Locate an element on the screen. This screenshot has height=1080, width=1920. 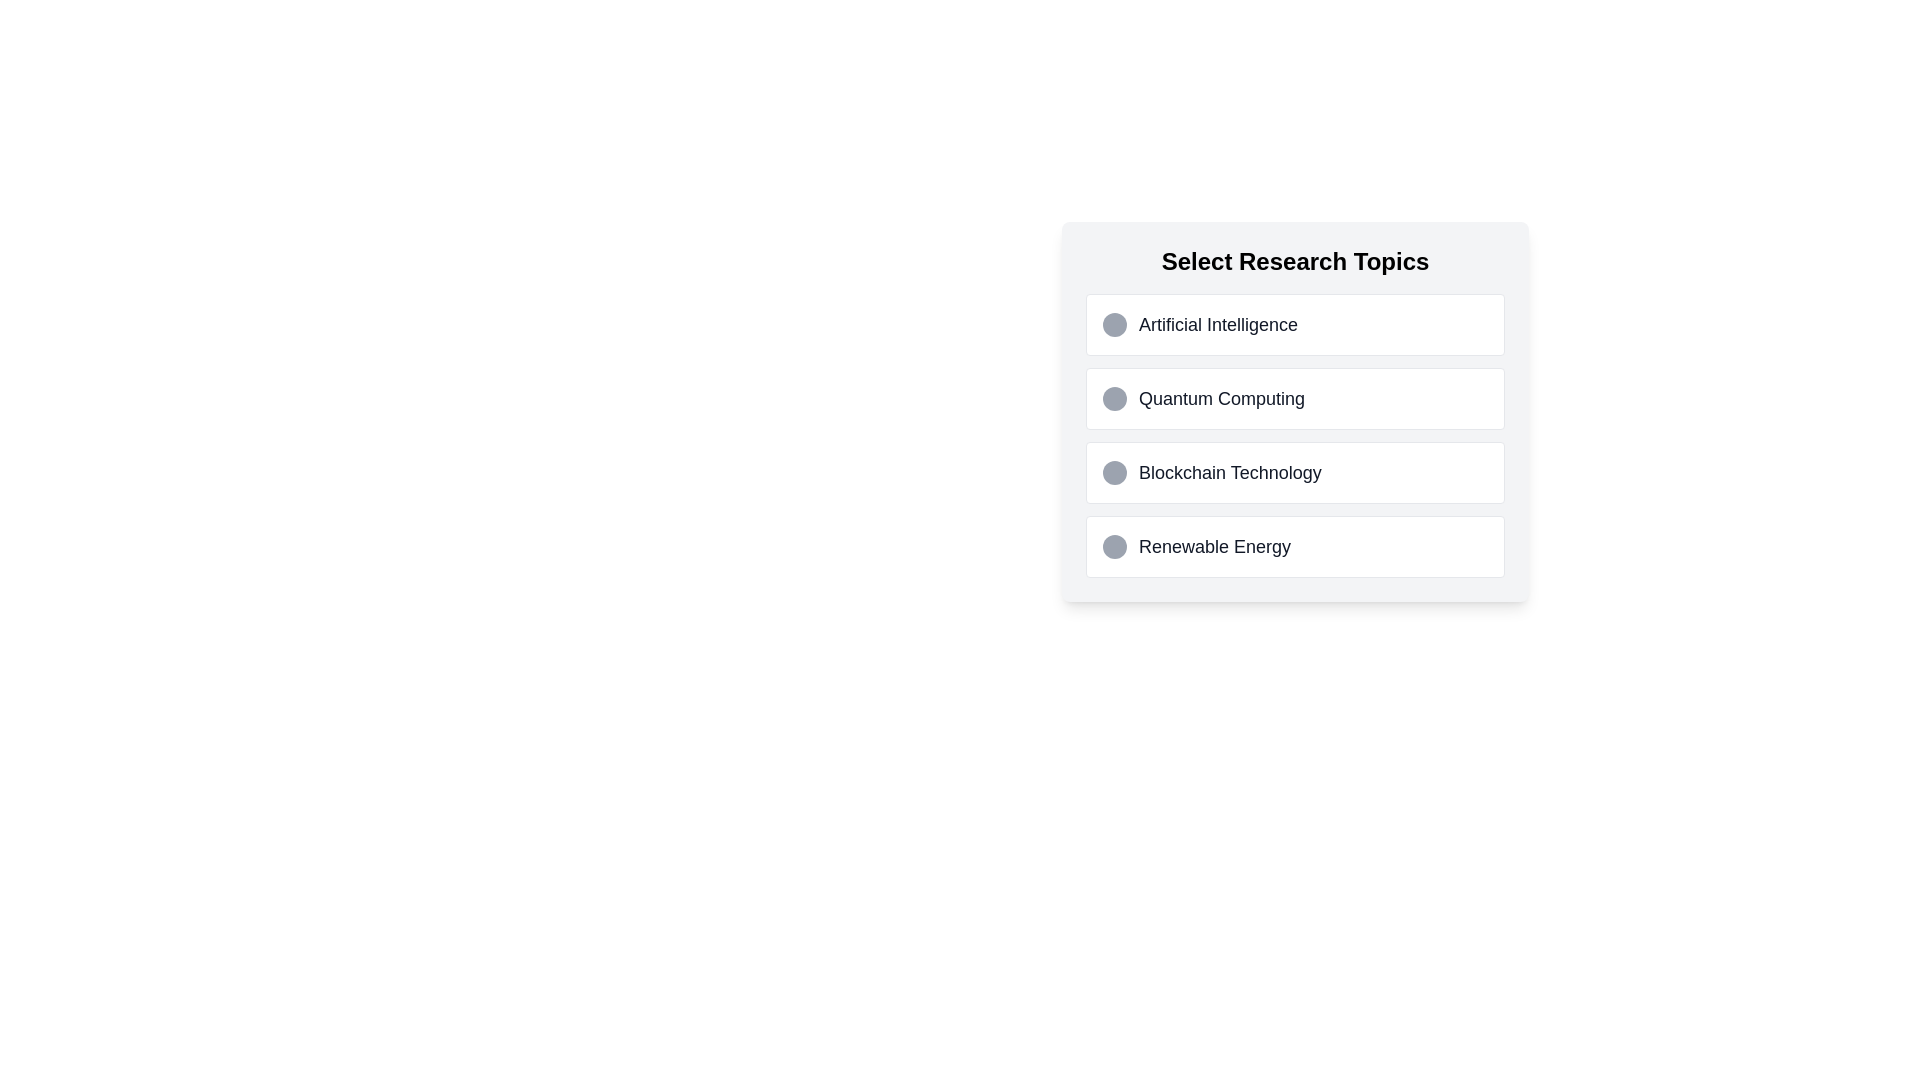
the fourth card labeled 'Renewable Energy' in the selectable list is located at coordinates (1295, 547).